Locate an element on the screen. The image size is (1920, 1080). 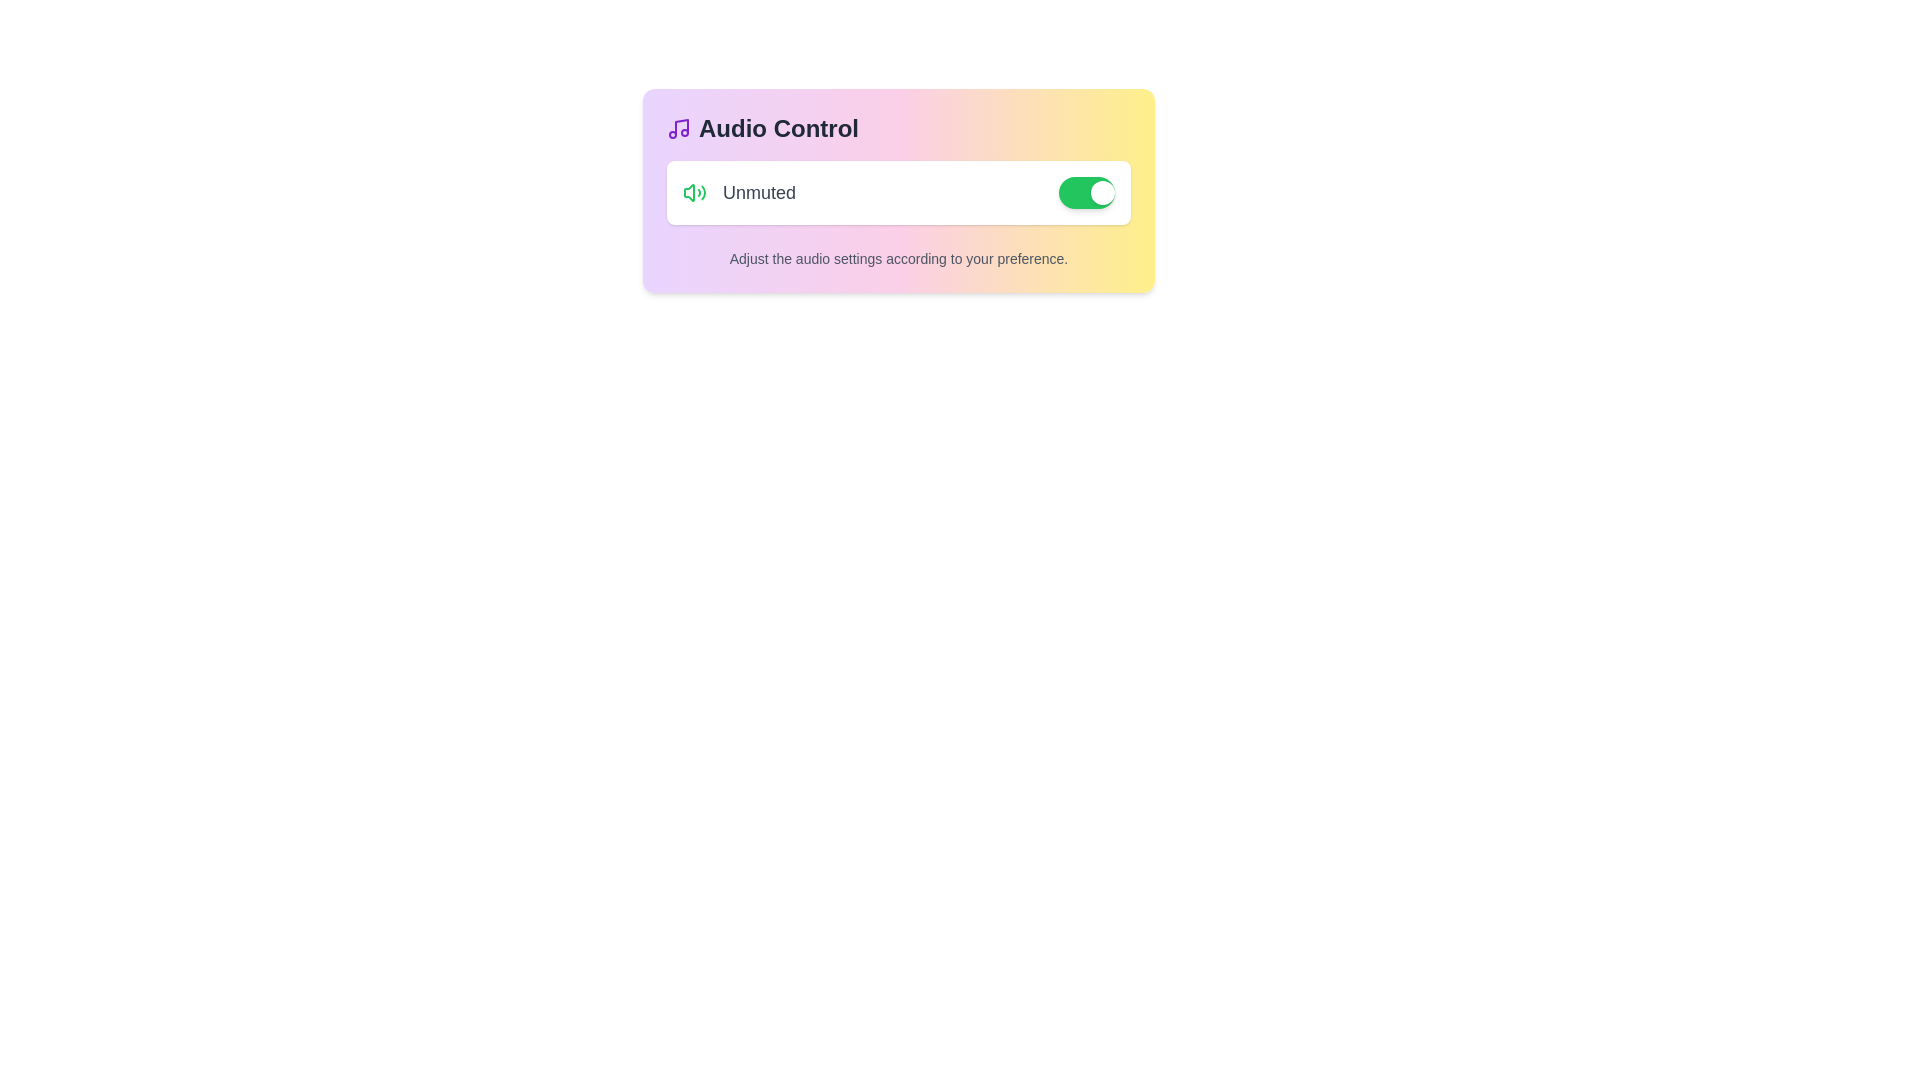
the static text label displaying 'Unmuted', which is styled in gray and located between a green sound icon and a toggle switch is located at coordinates (758, 192).